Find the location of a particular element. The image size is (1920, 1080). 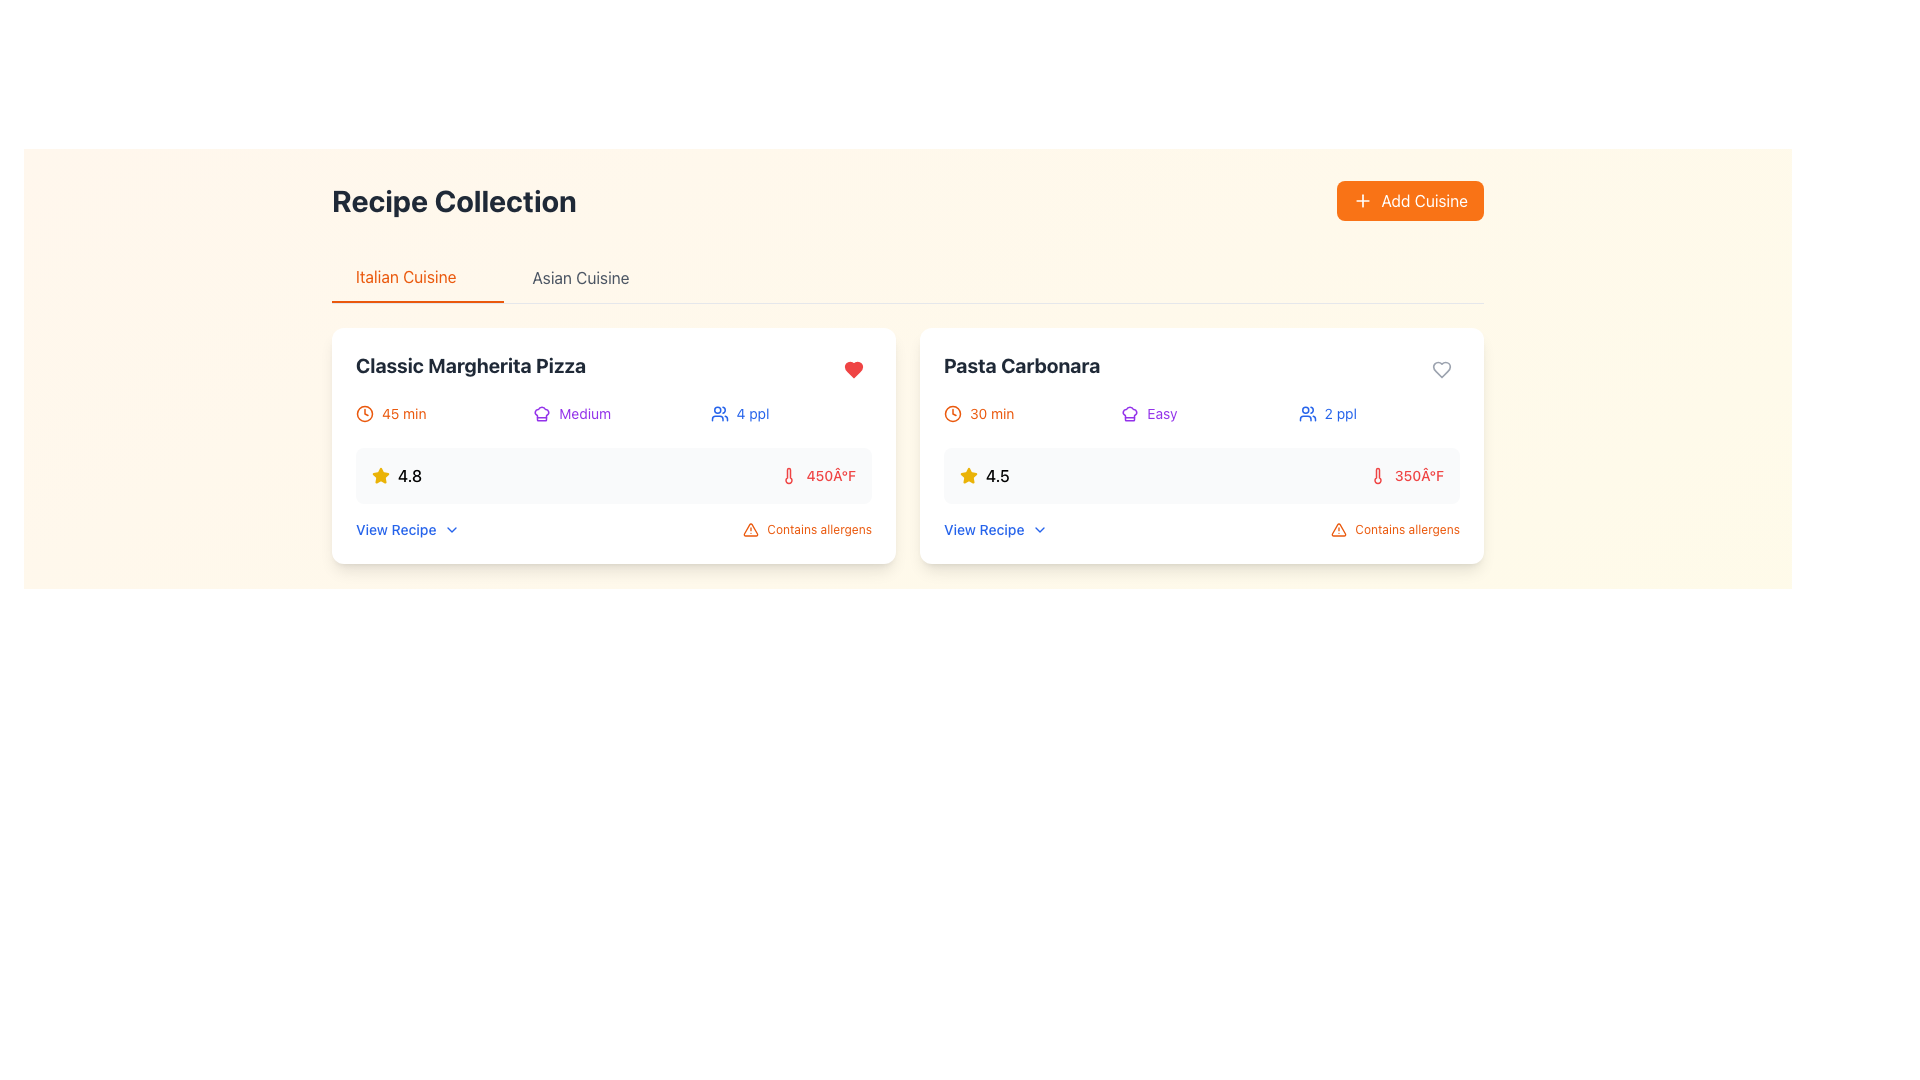

the allergen warning label located in the bottom-right corner of the 'Pasta Carbonara' dish card, adjacent to the orange triangle warning icon is located at coordinates (819, 528).